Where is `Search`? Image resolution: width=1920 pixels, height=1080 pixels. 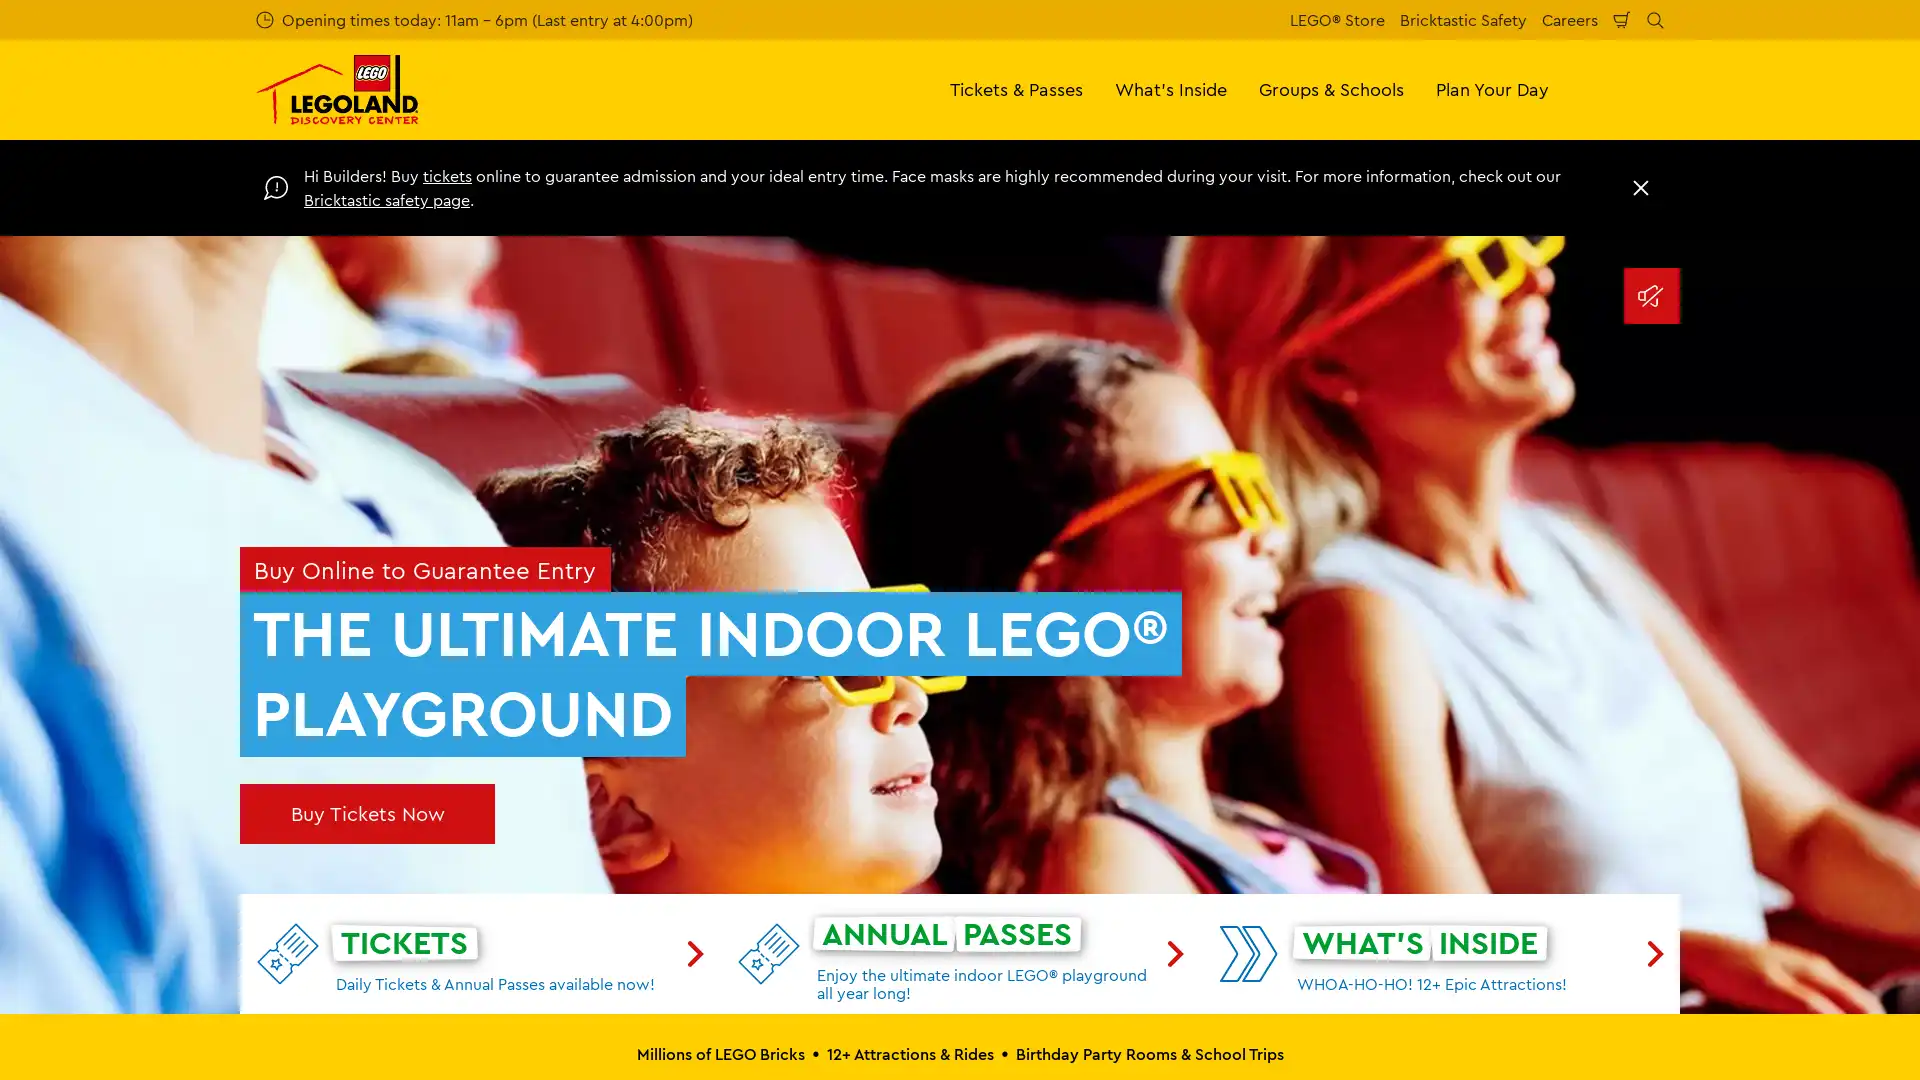
Search is located at coordinates (1655, 19).